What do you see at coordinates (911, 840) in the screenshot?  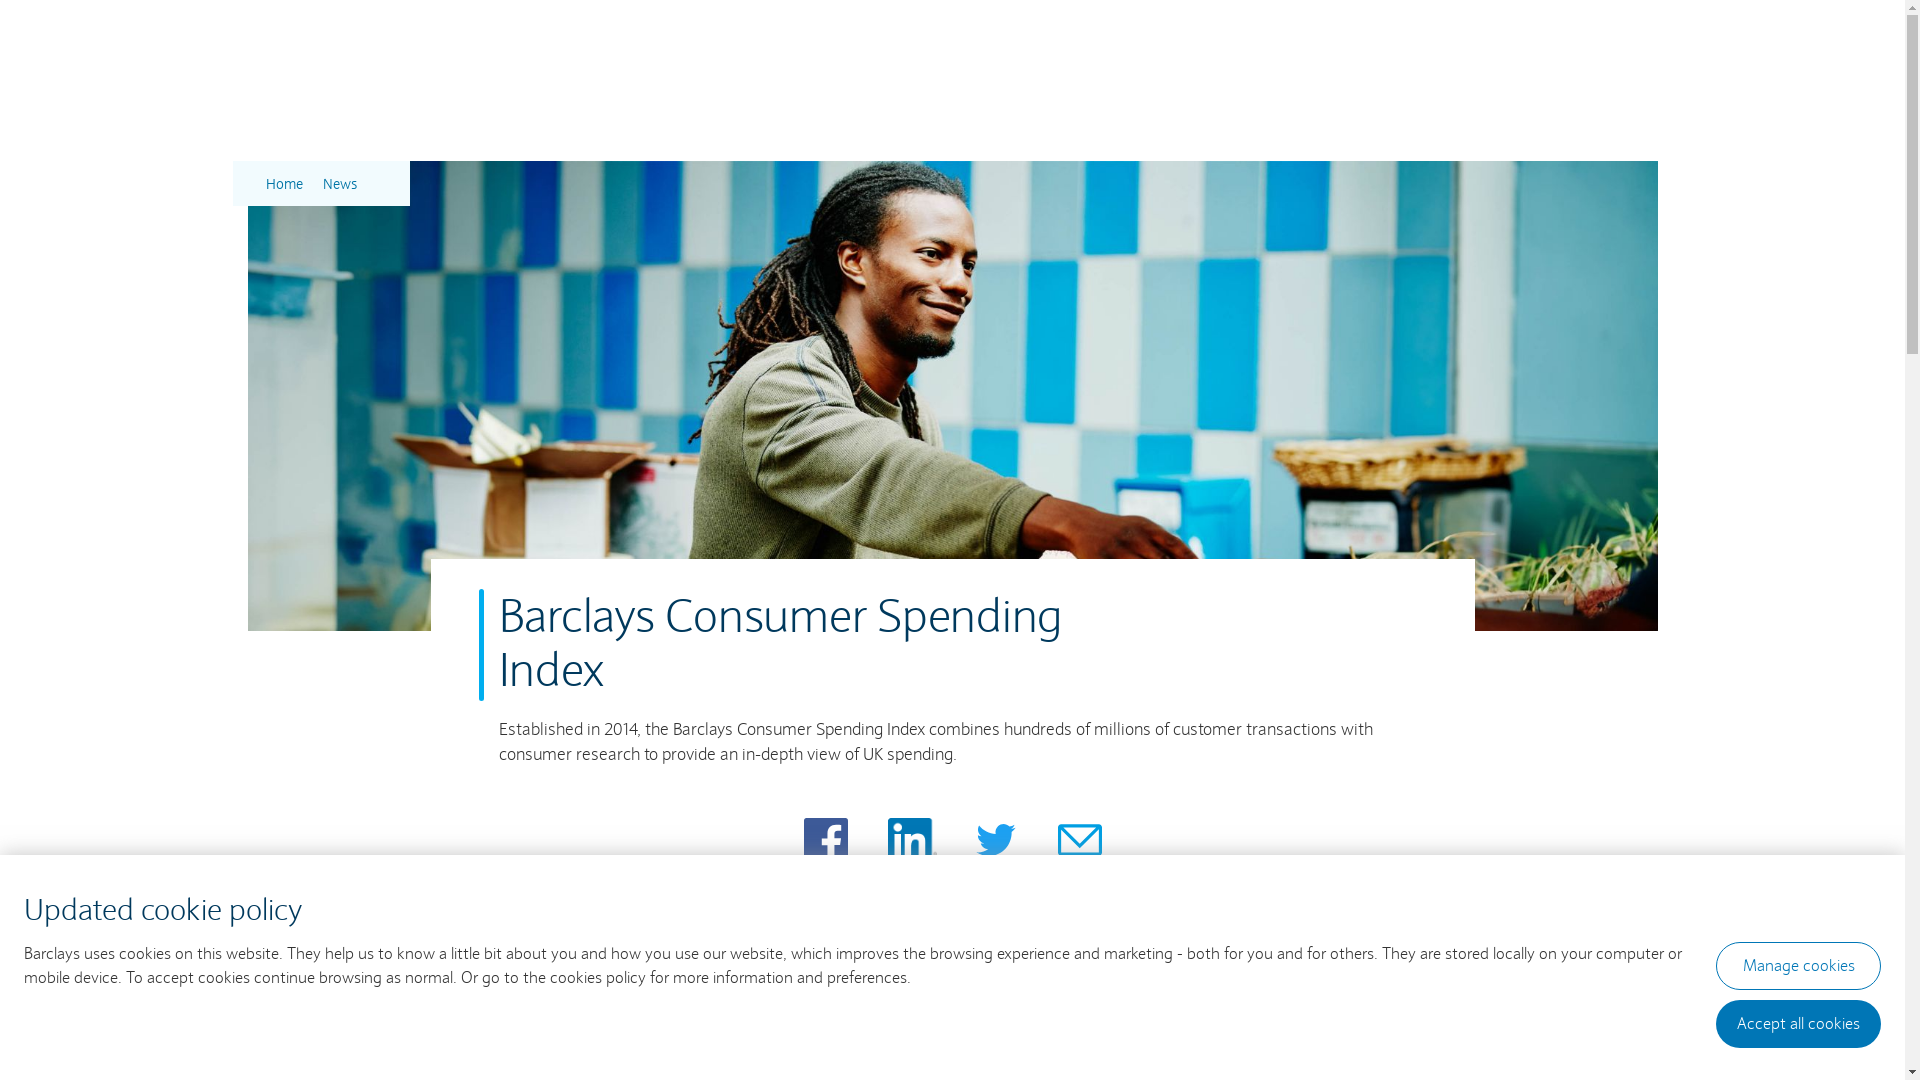 I see `'Share page via LinkedIn'` at bounding box center [911, 840].